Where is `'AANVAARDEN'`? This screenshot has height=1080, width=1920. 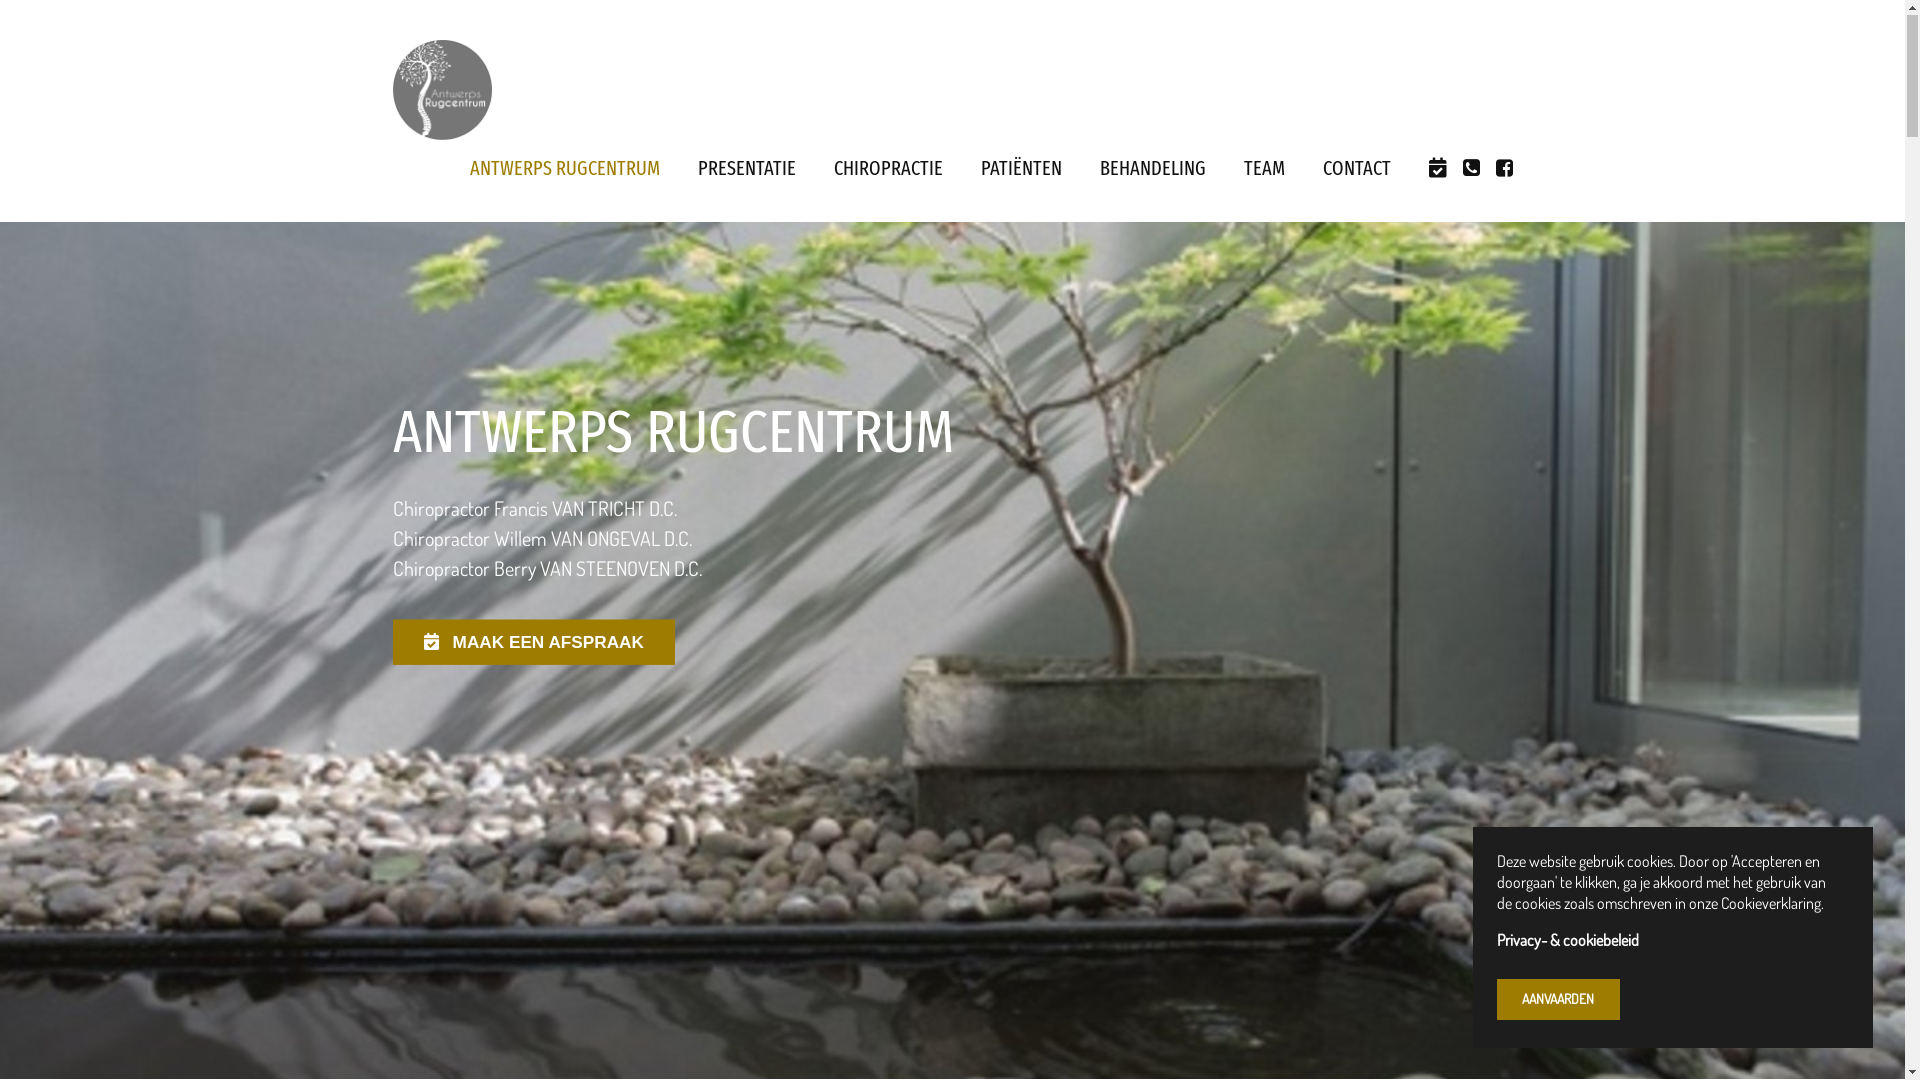 'AANVAARDEN' is located at coordinates (1557, 1000).